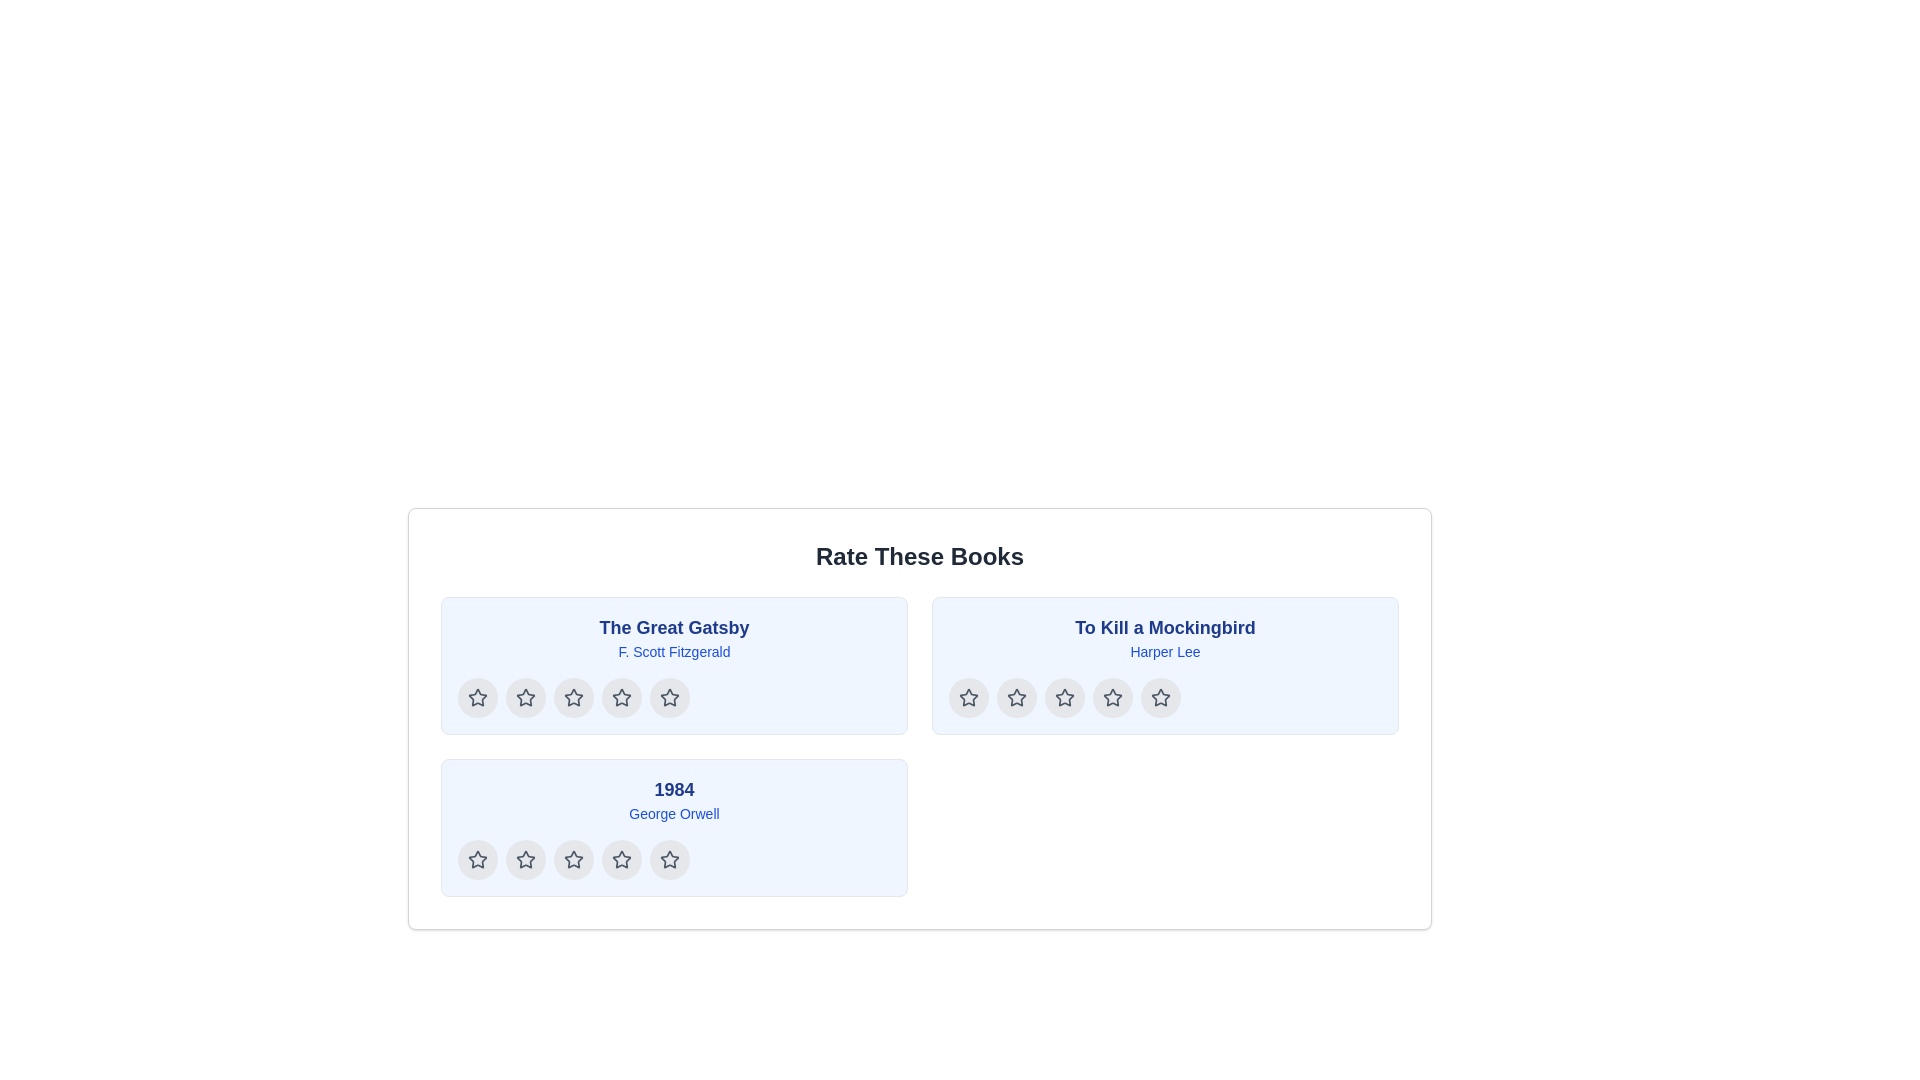 This screenshot has width=1920, height=1080. Describe the element at coordinates (526, 859) in the screenshot. I see `the first star icon for rating, which is outlined in gray and located below the title '1984' and author 'George Orwell'` at that location.